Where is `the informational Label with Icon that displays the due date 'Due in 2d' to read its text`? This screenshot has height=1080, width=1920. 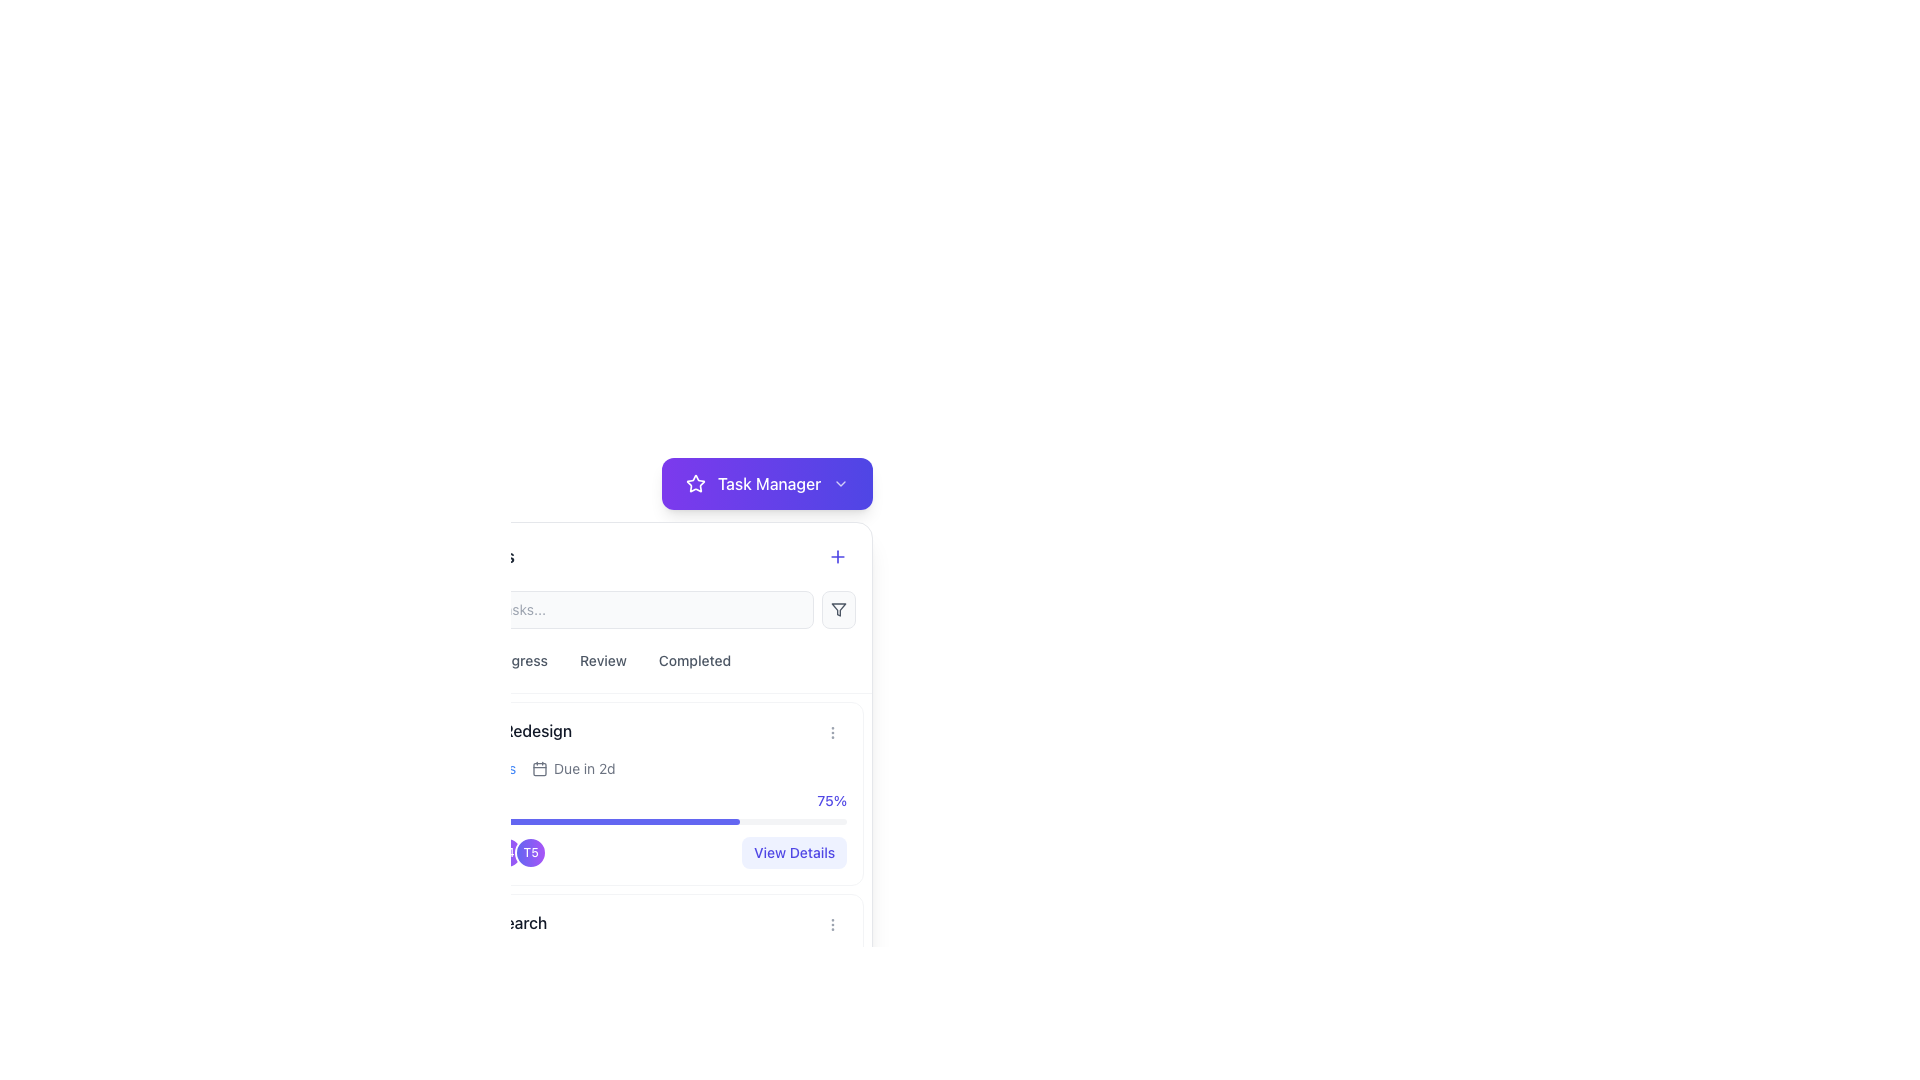 the informational Label with Icon that displays the due date 'Due in 2d' to read its text is located at coordinates (572, 767).